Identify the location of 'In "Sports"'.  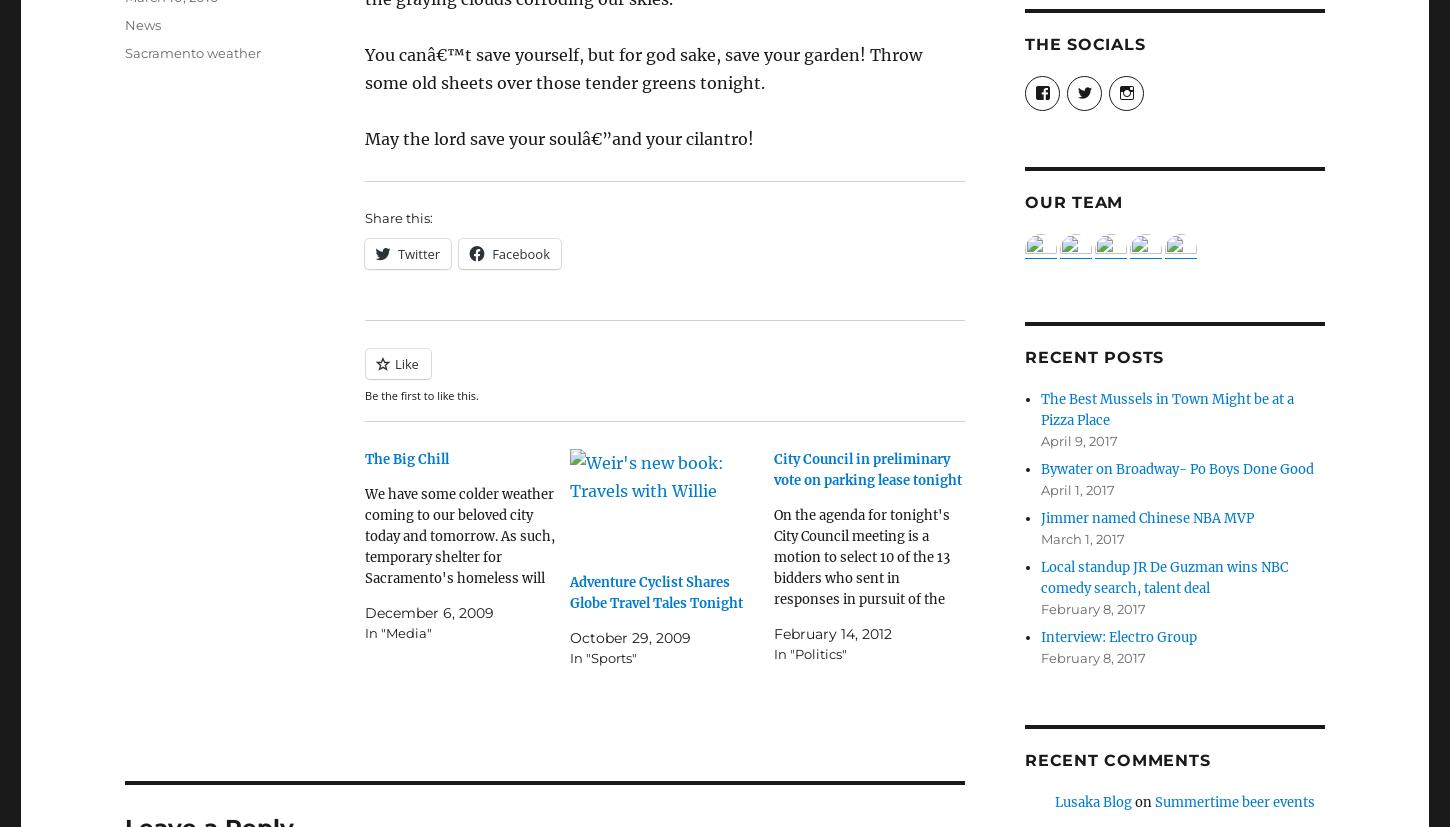
(602, 656).